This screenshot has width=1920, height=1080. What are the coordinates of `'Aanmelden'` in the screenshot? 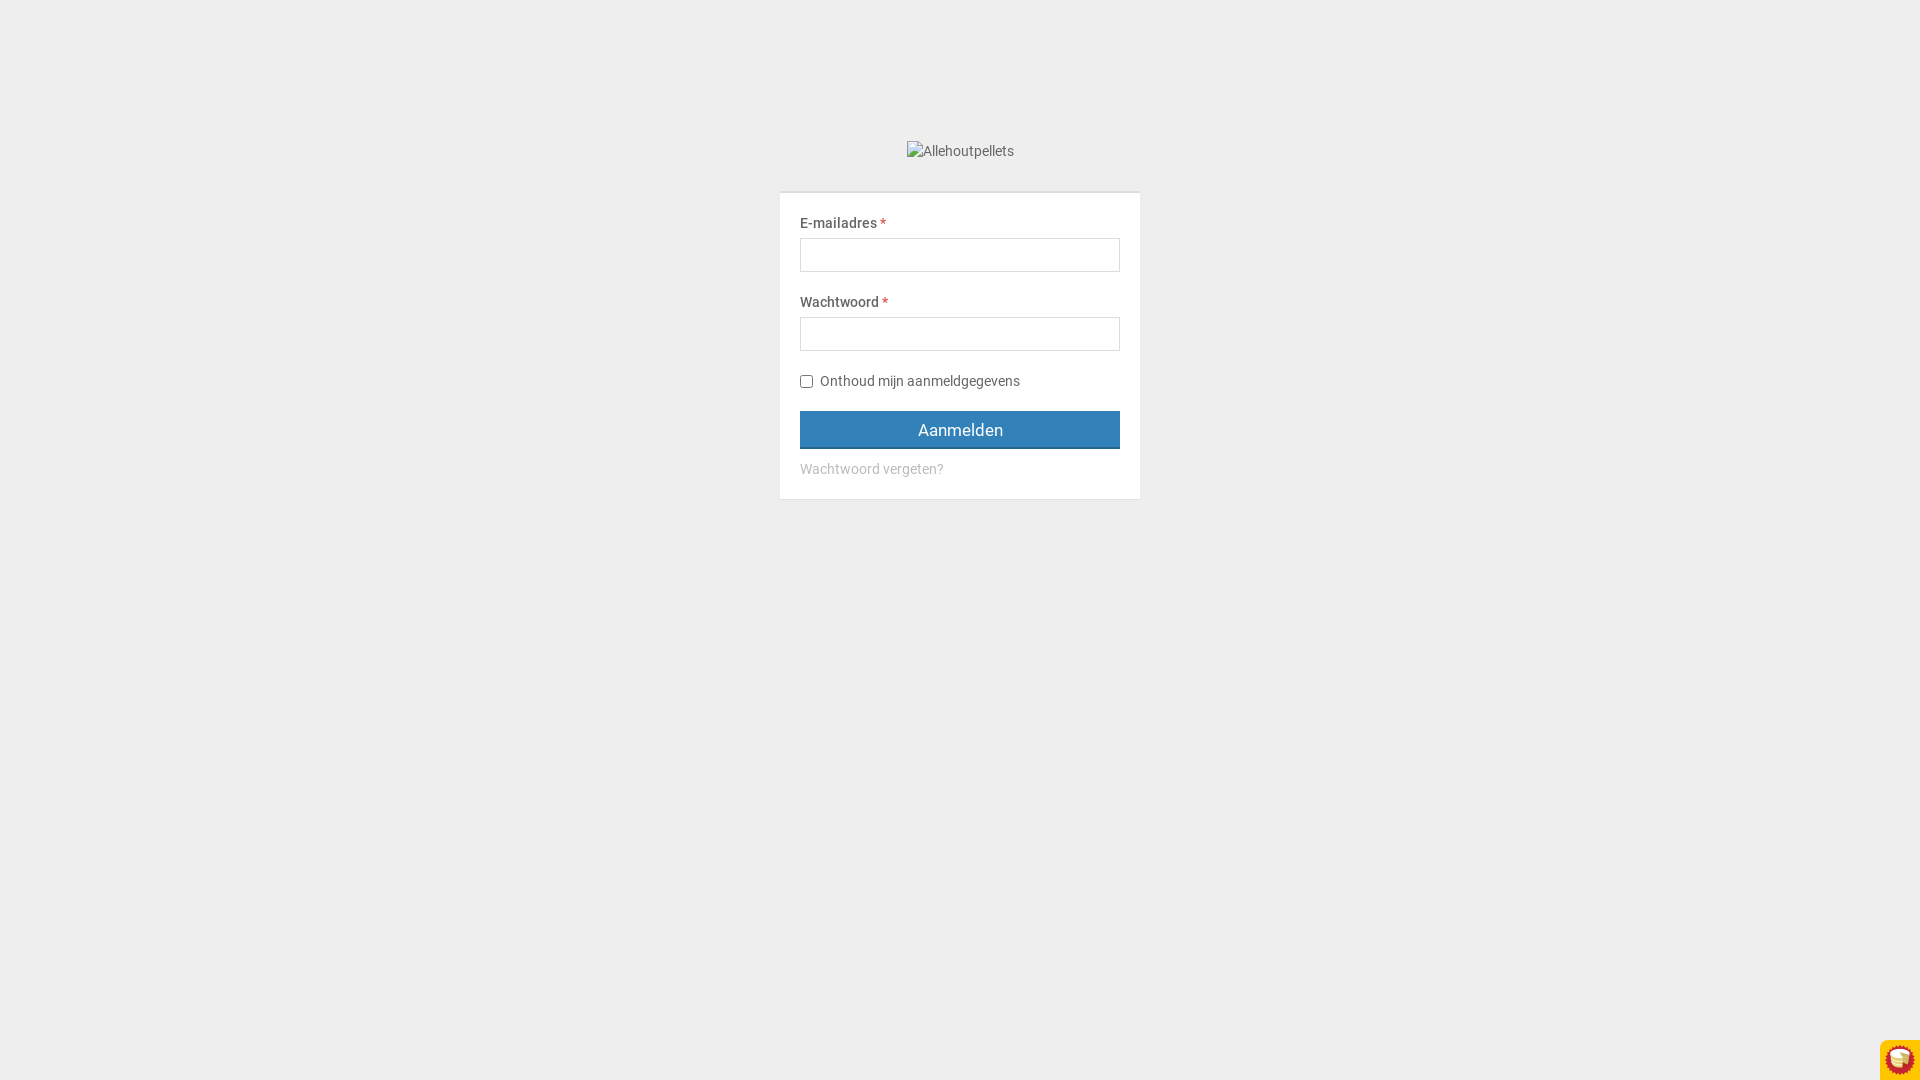 It's located at (960, 428).